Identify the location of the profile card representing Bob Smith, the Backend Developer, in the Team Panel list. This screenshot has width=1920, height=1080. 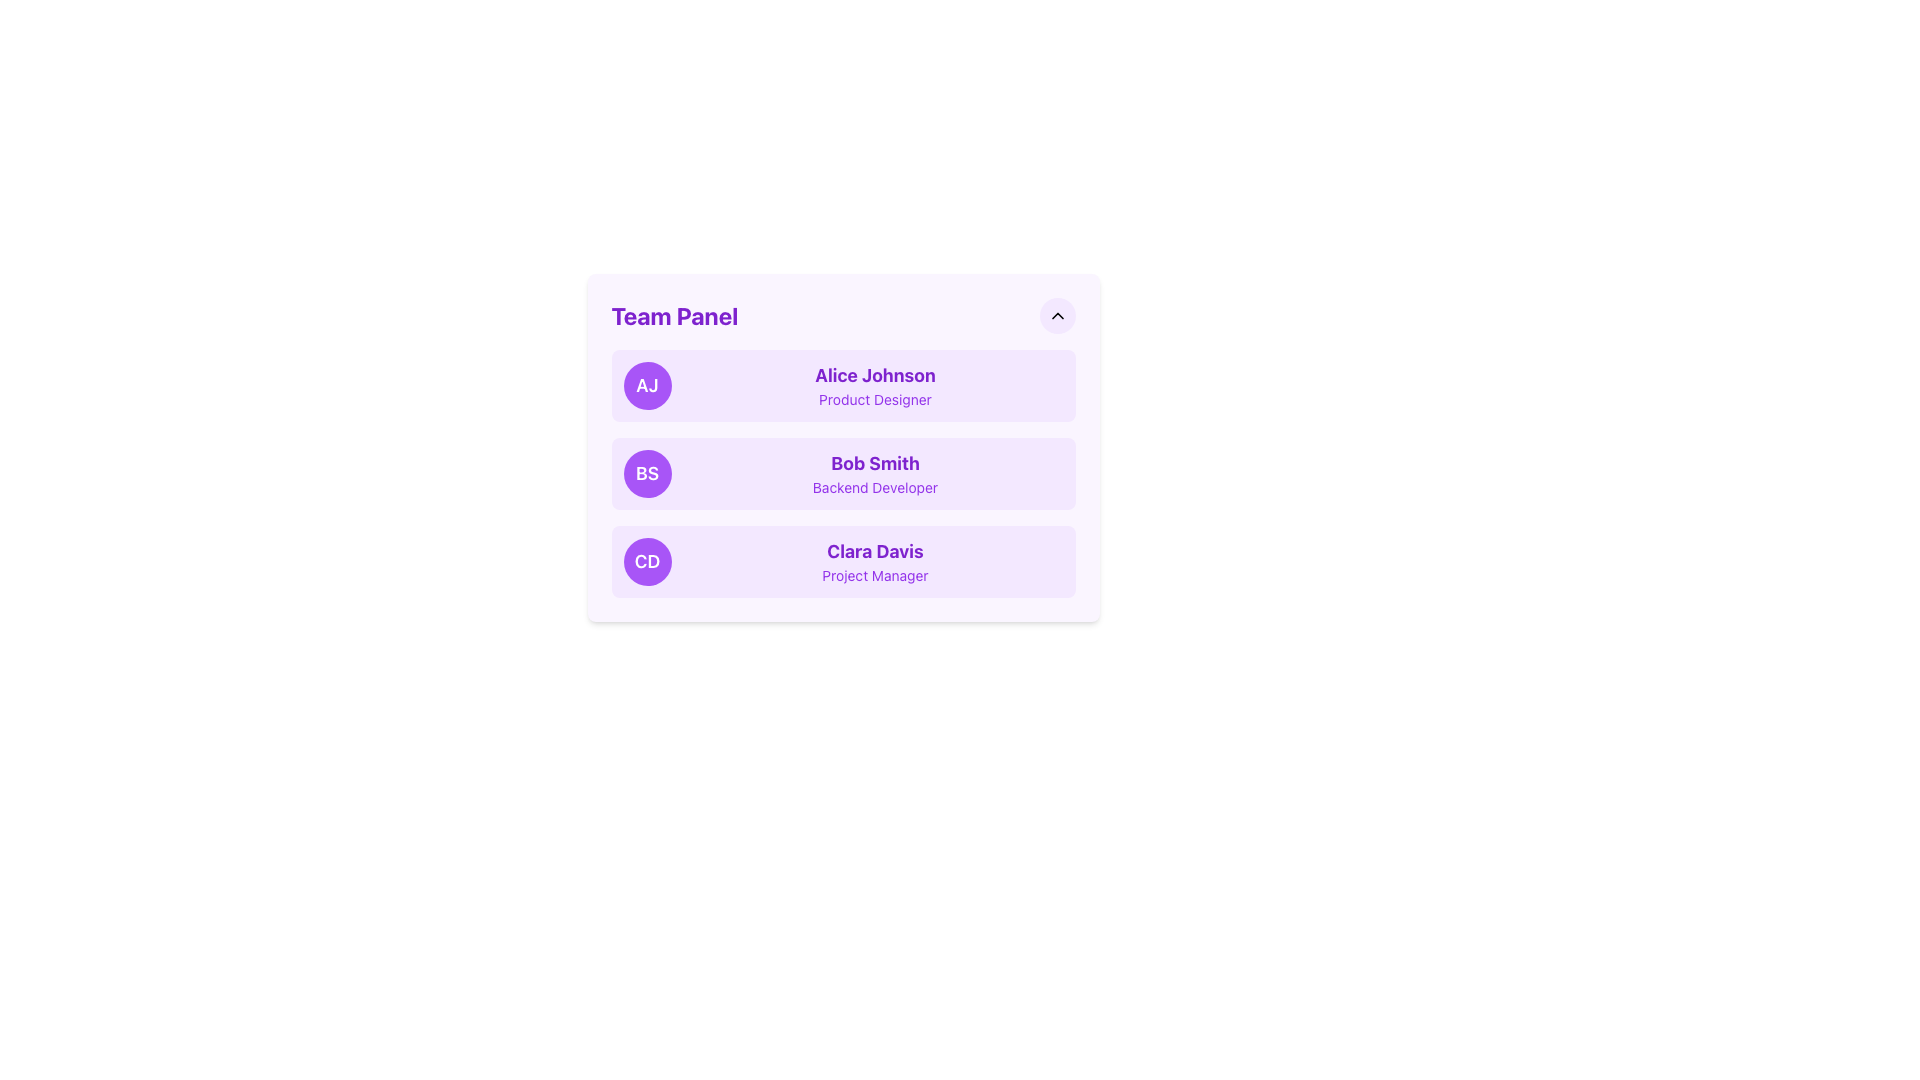
(843, 474).